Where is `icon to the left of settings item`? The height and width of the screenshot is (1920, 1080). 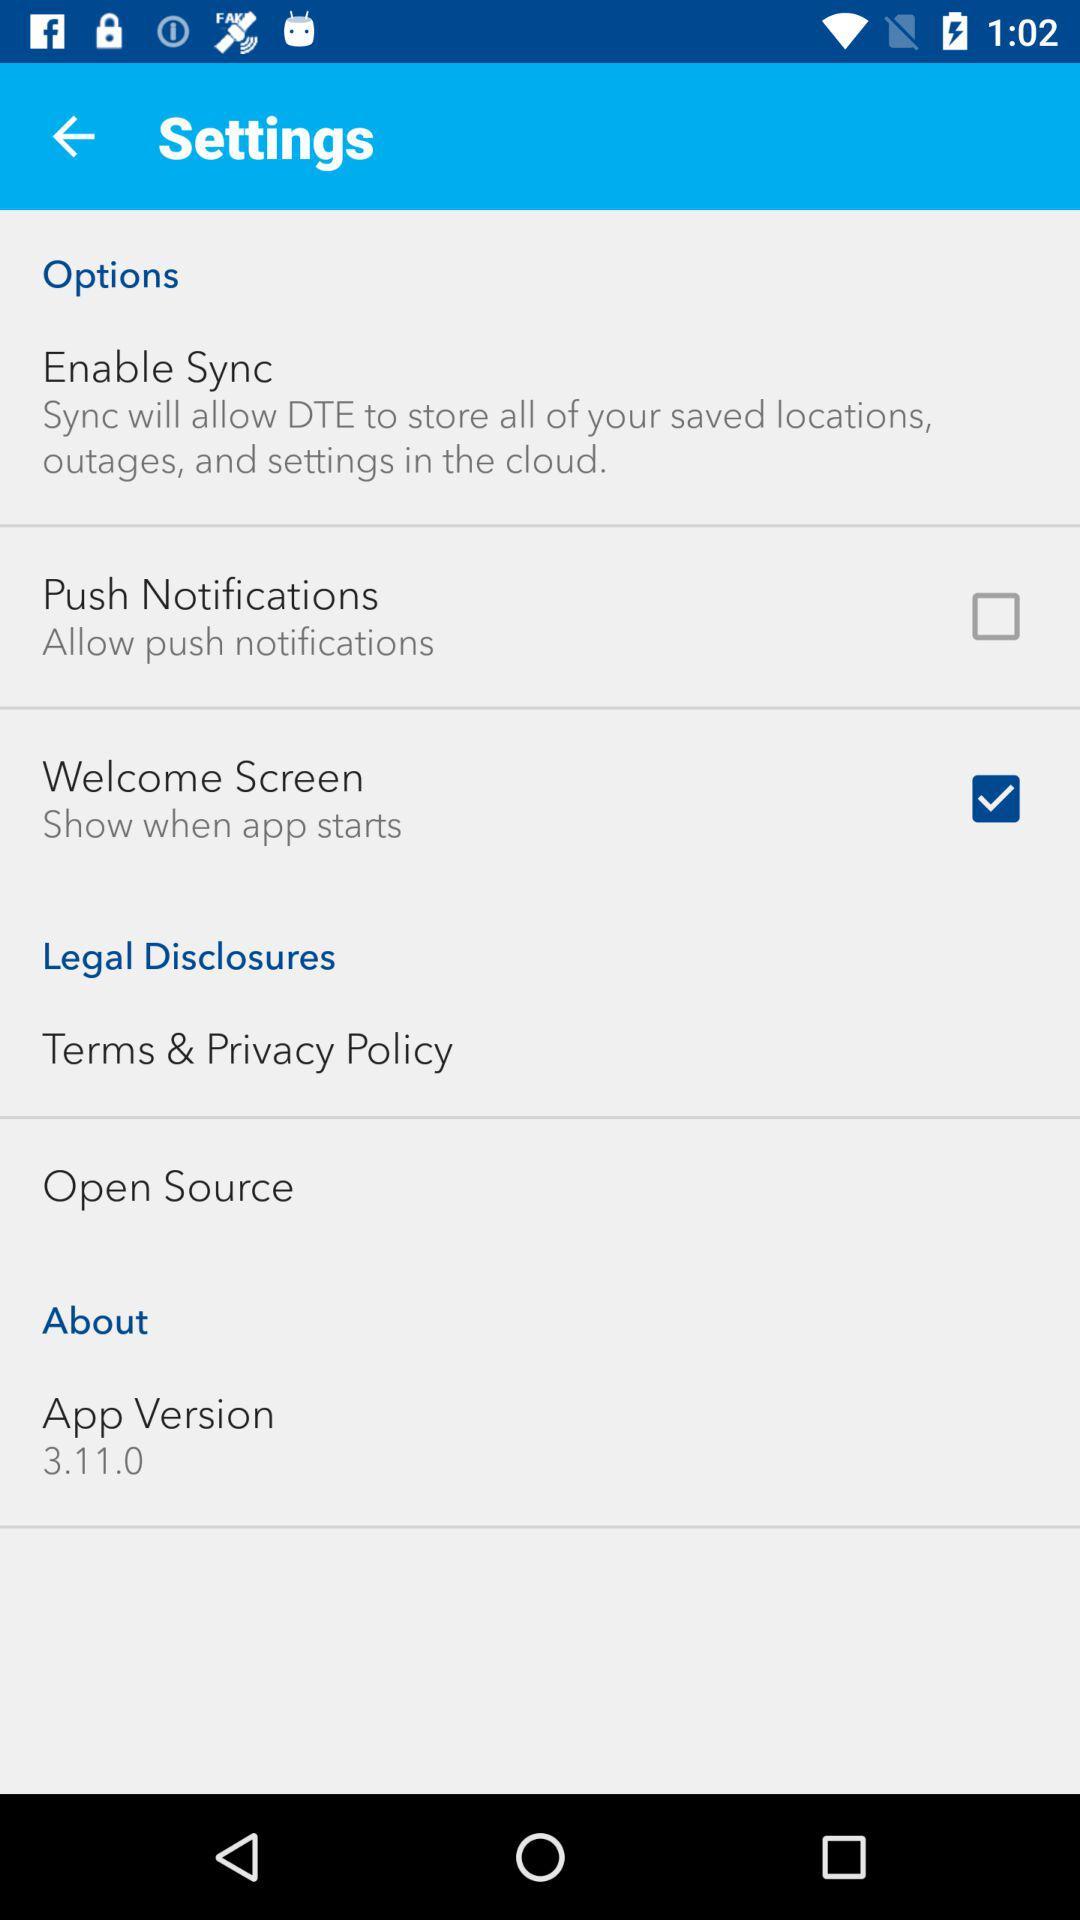
icon to the left of settings item is located at coordinates (72, 135).